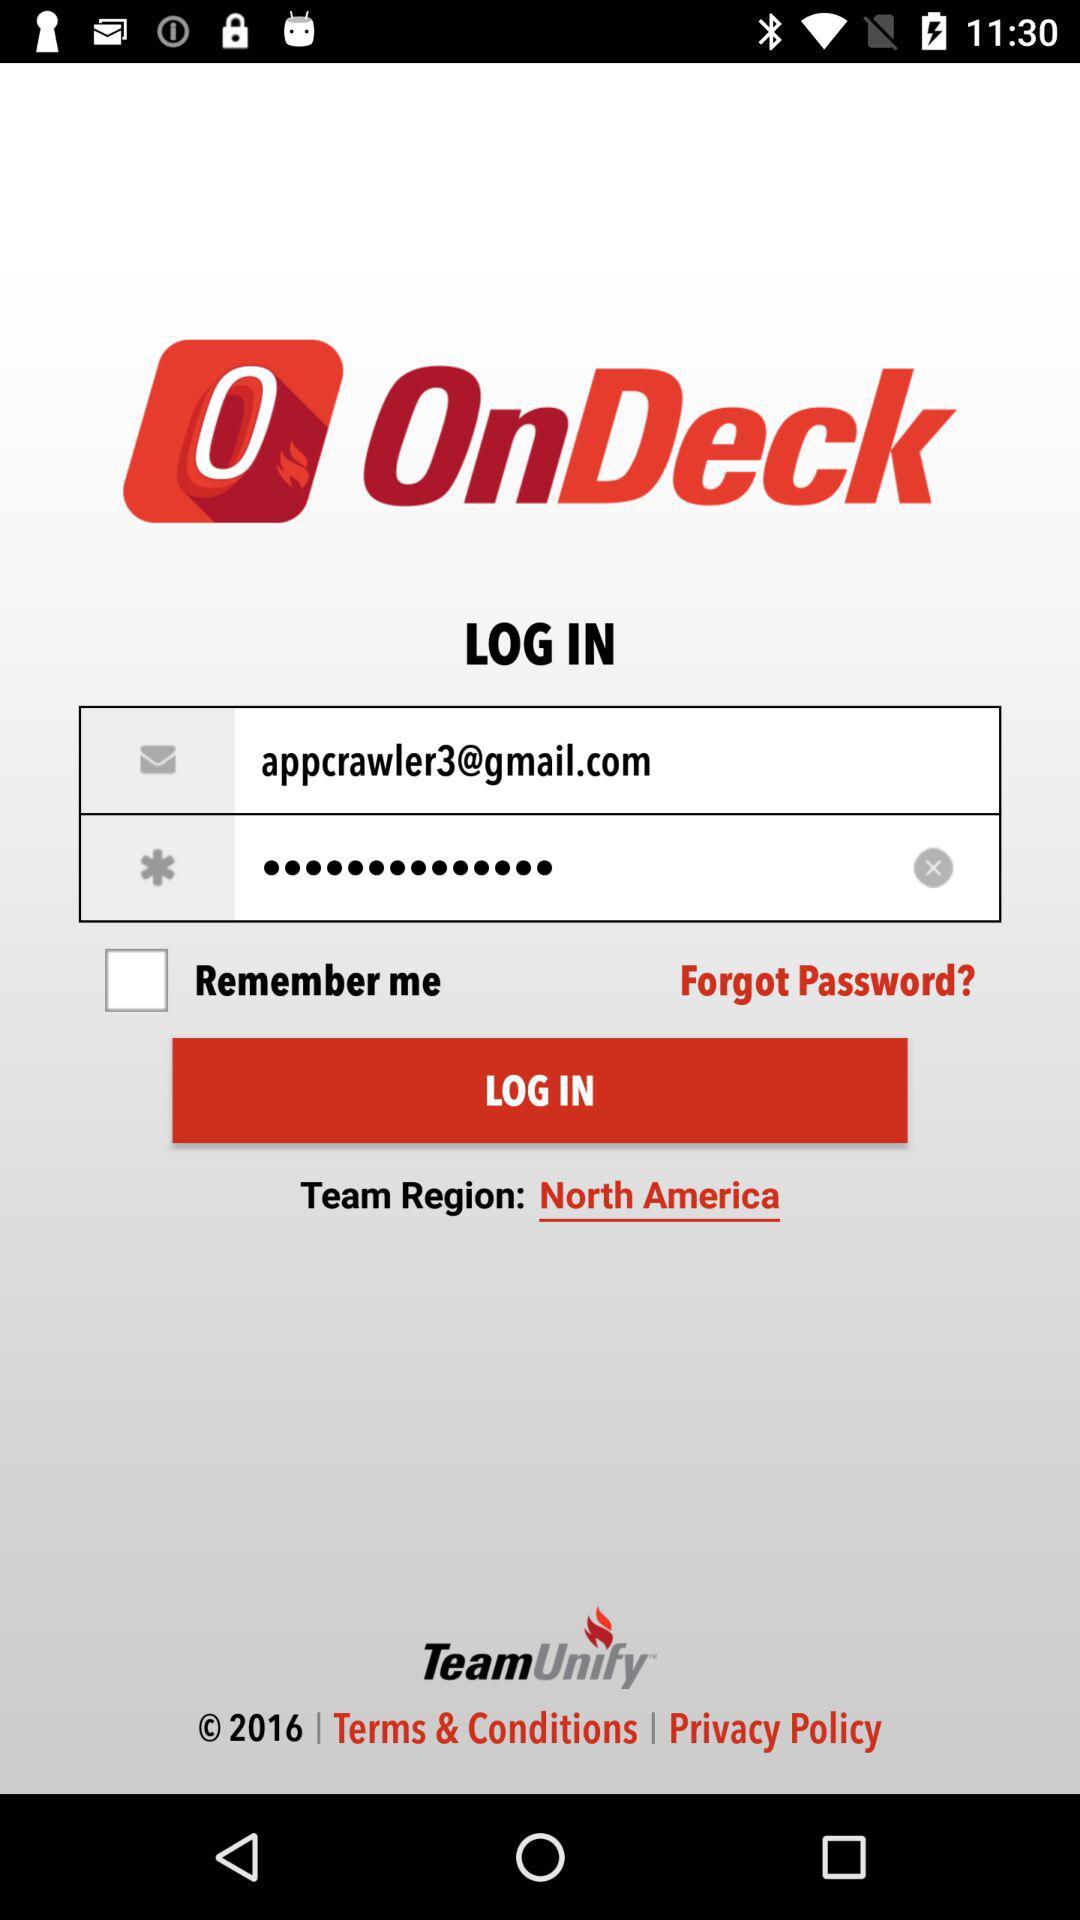 The width and height of the screenshot is (1080, 1920). What do you see at coordinates (135, 980) in the screenshot?
I see `remember login opton` at bounding box center [135, 980].